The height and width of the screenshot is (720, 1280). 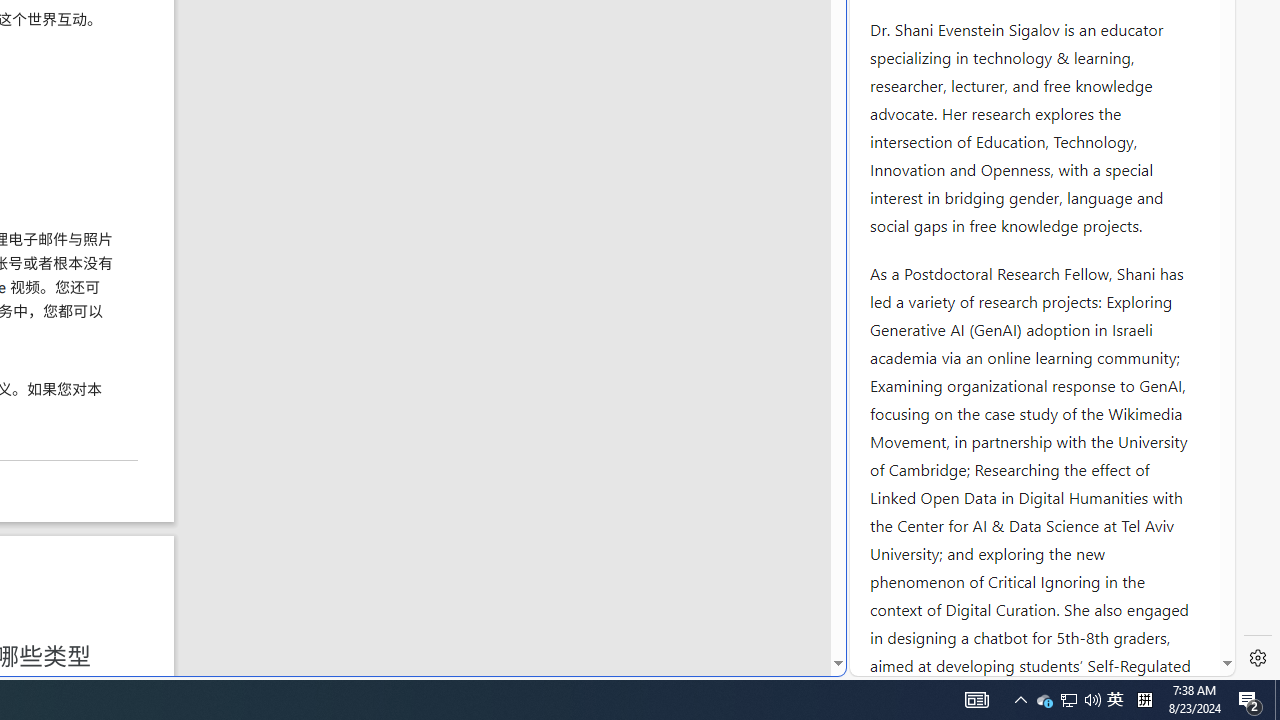 What do you see at coordinates (1257, 658) in the screenshot?
I see `'Settings'` at bounding box center [1257, 658].